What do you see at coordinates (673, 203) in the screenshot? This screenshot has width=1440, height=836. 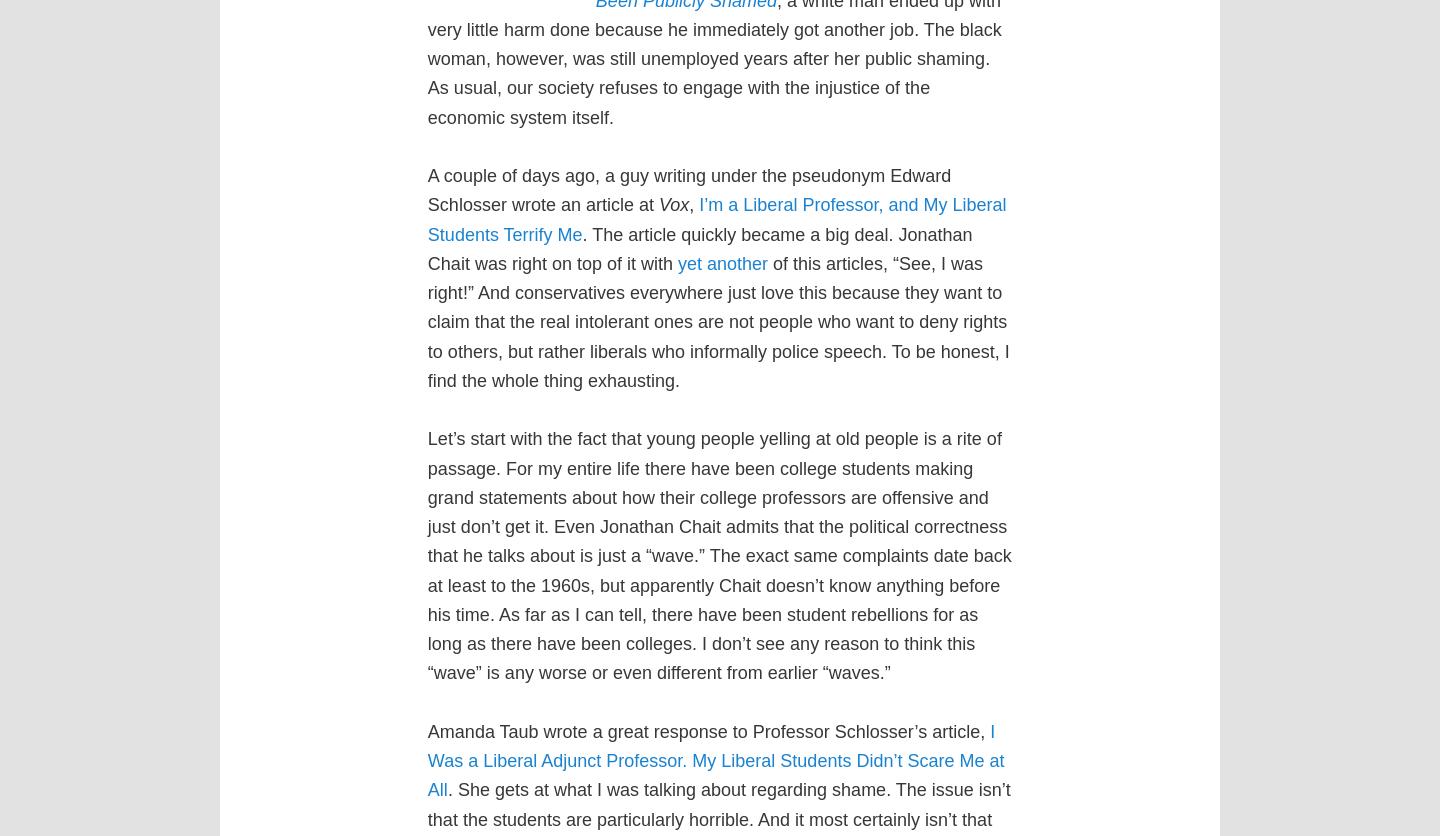 I see `'Vox'` at bounding box center [673, 203].